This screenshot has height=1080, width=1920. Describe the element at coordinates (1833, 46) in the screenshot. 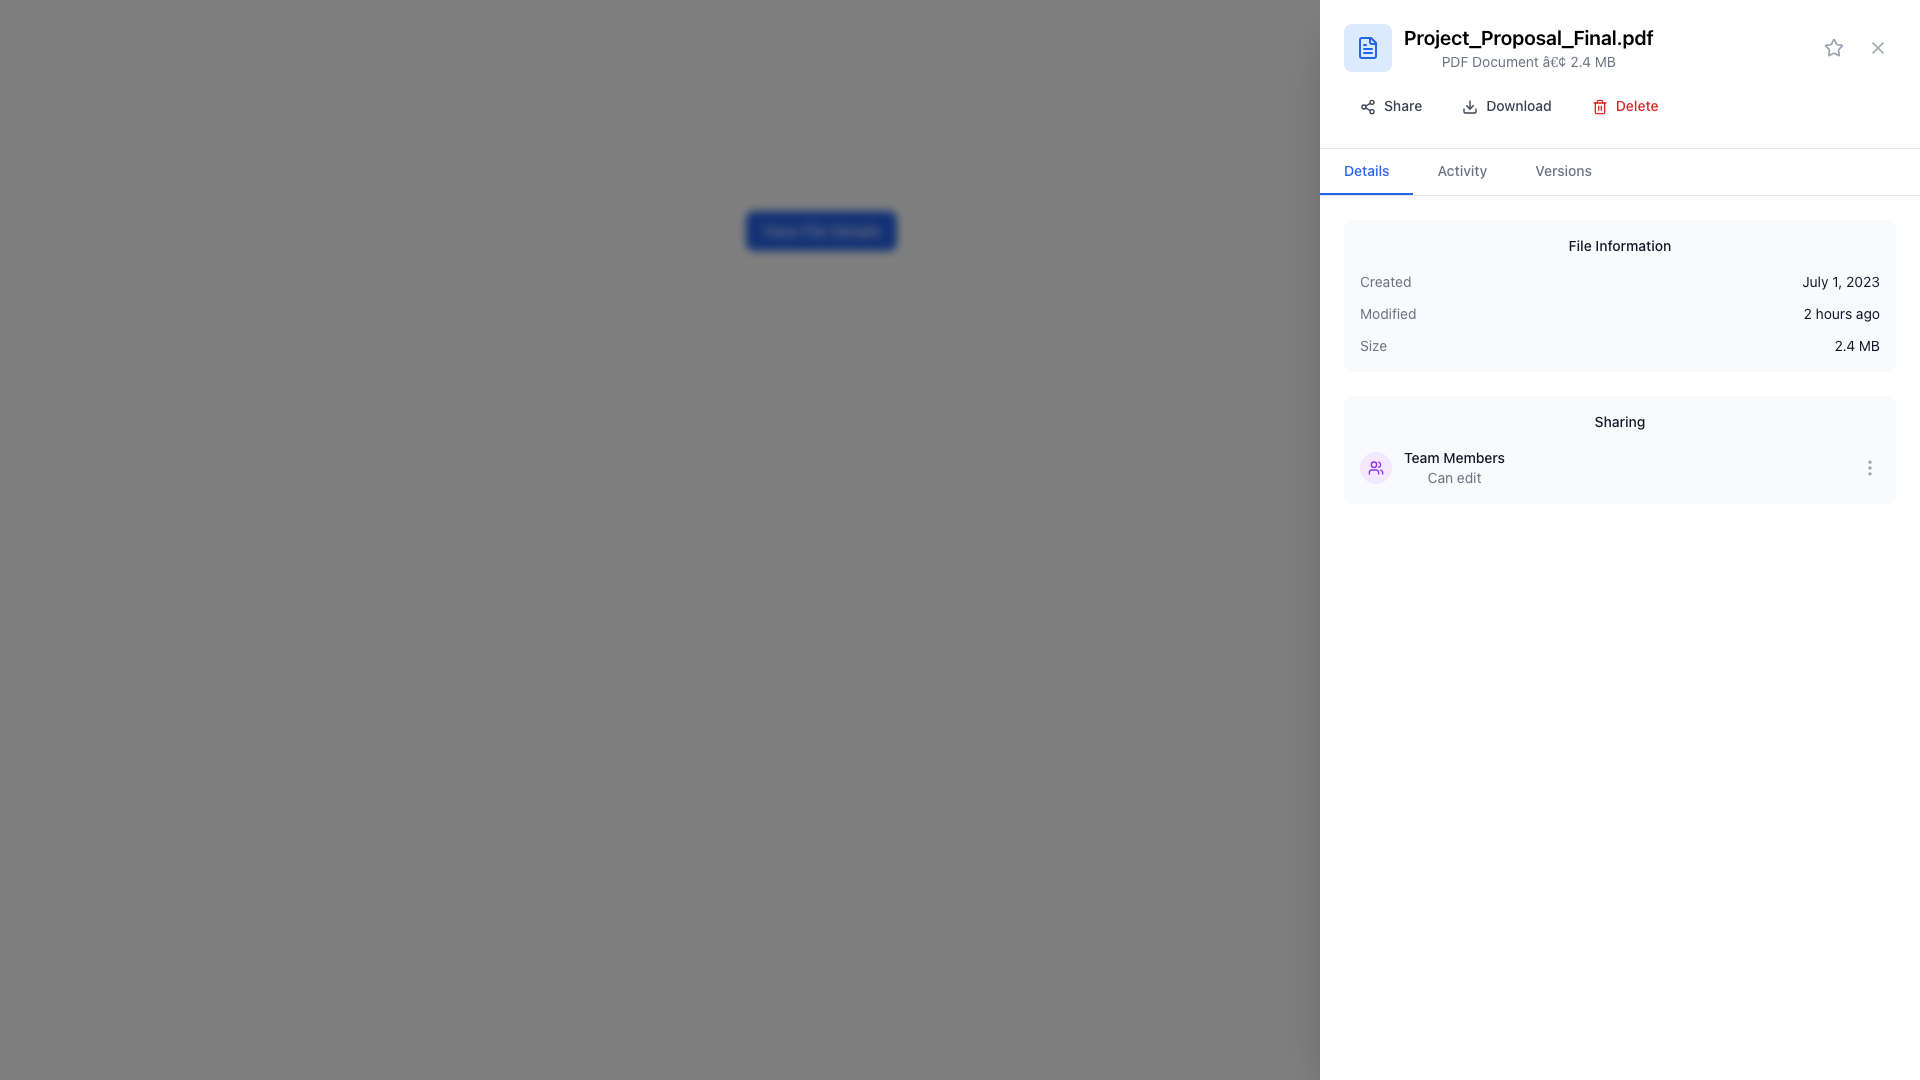

I see `the star icon located in the top-right corner of the interface, adjacent to the close button ('X')` at that location.